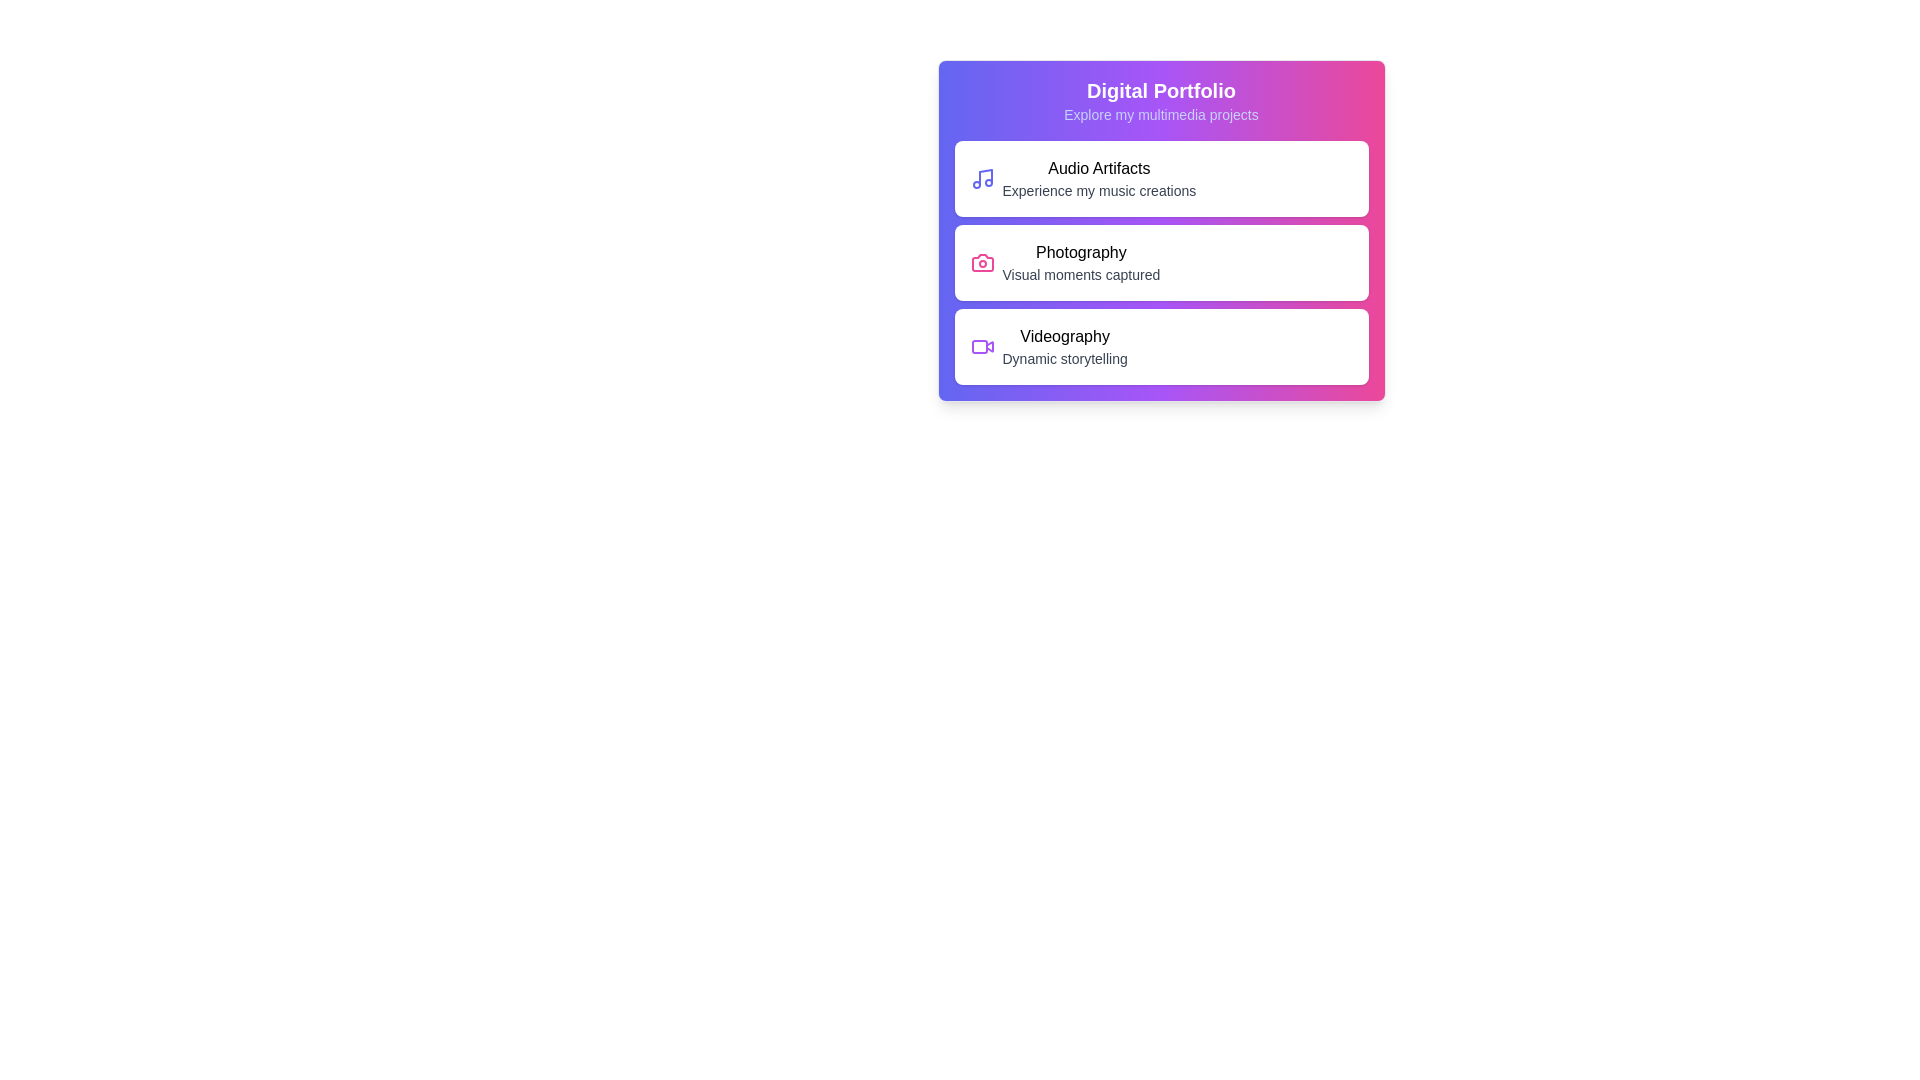 The height and width of the screenshot is (1080, 1920). What do you see at coordinates (1064, 335) in the screenshot?
I see `text label displaying 'Videography' located in the third card of the multimedia project categories section, positioned above the subtitle 'Dynamic storytelling.'` at bounding box center [1064, 335].